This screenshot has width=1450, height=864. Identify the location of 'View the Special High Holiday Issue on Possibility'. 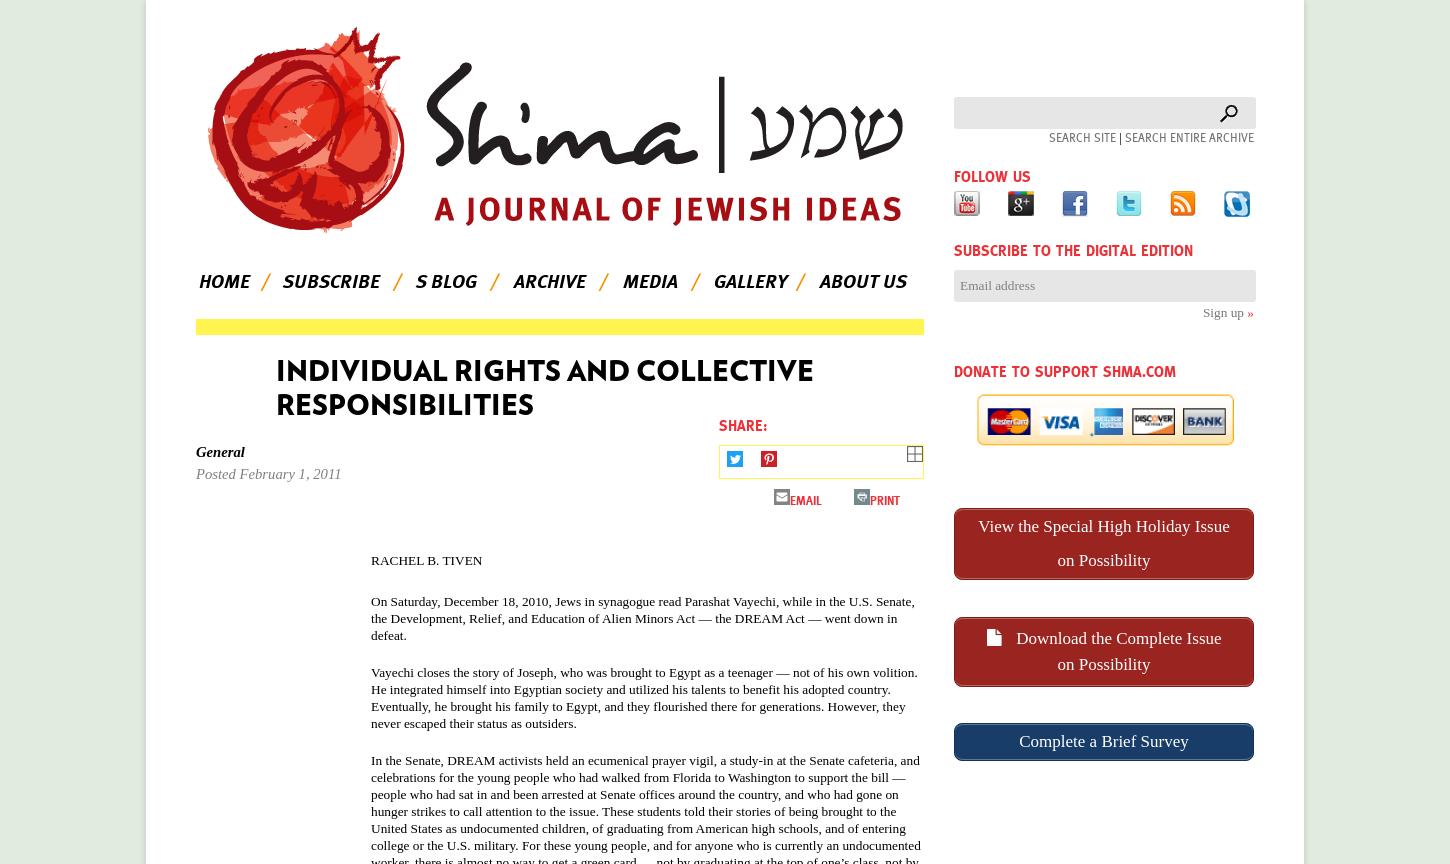
(1102, 541).